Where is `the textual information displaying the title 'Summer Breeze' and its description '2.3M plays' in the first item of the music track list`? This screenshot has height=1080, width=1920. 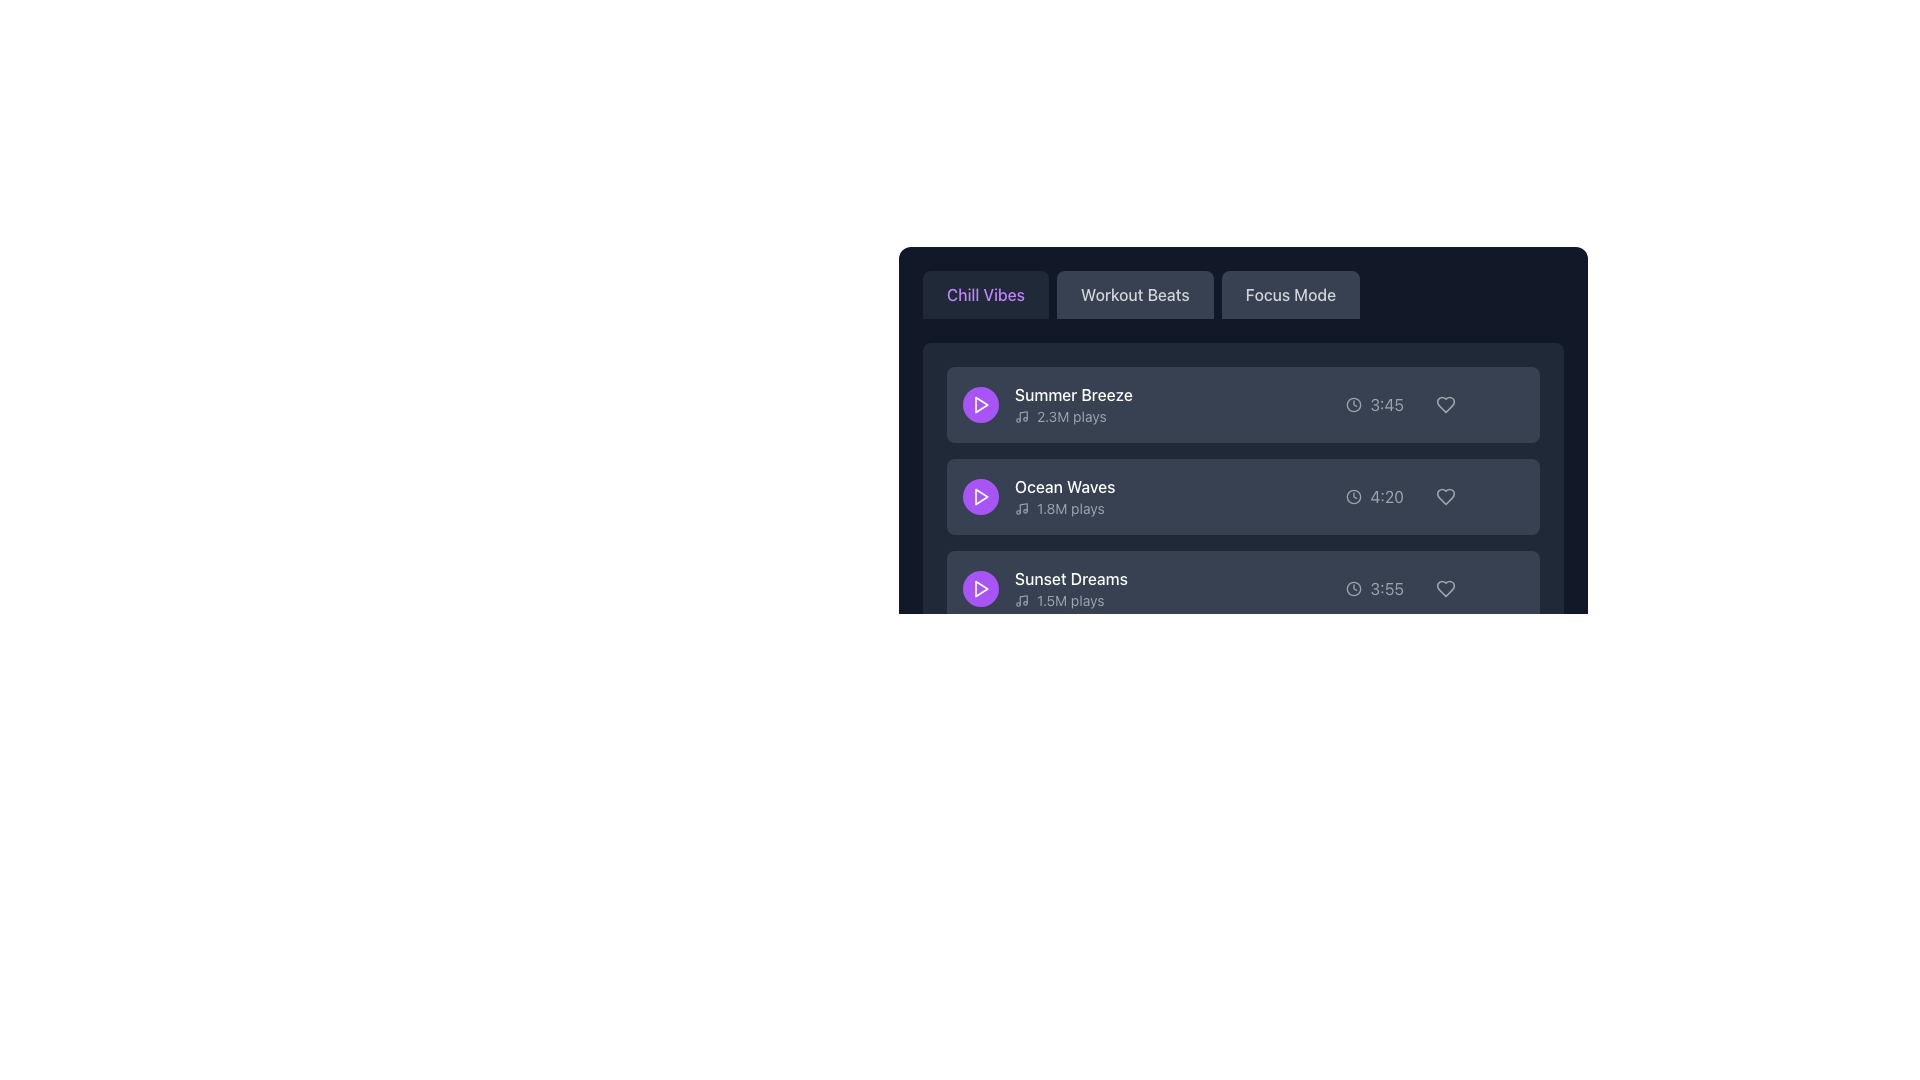 the textual information displaying the title 'Summer Breeze' and its description '2.3M plays' in the first item of the music track list is located at coordinates (1072, 405).